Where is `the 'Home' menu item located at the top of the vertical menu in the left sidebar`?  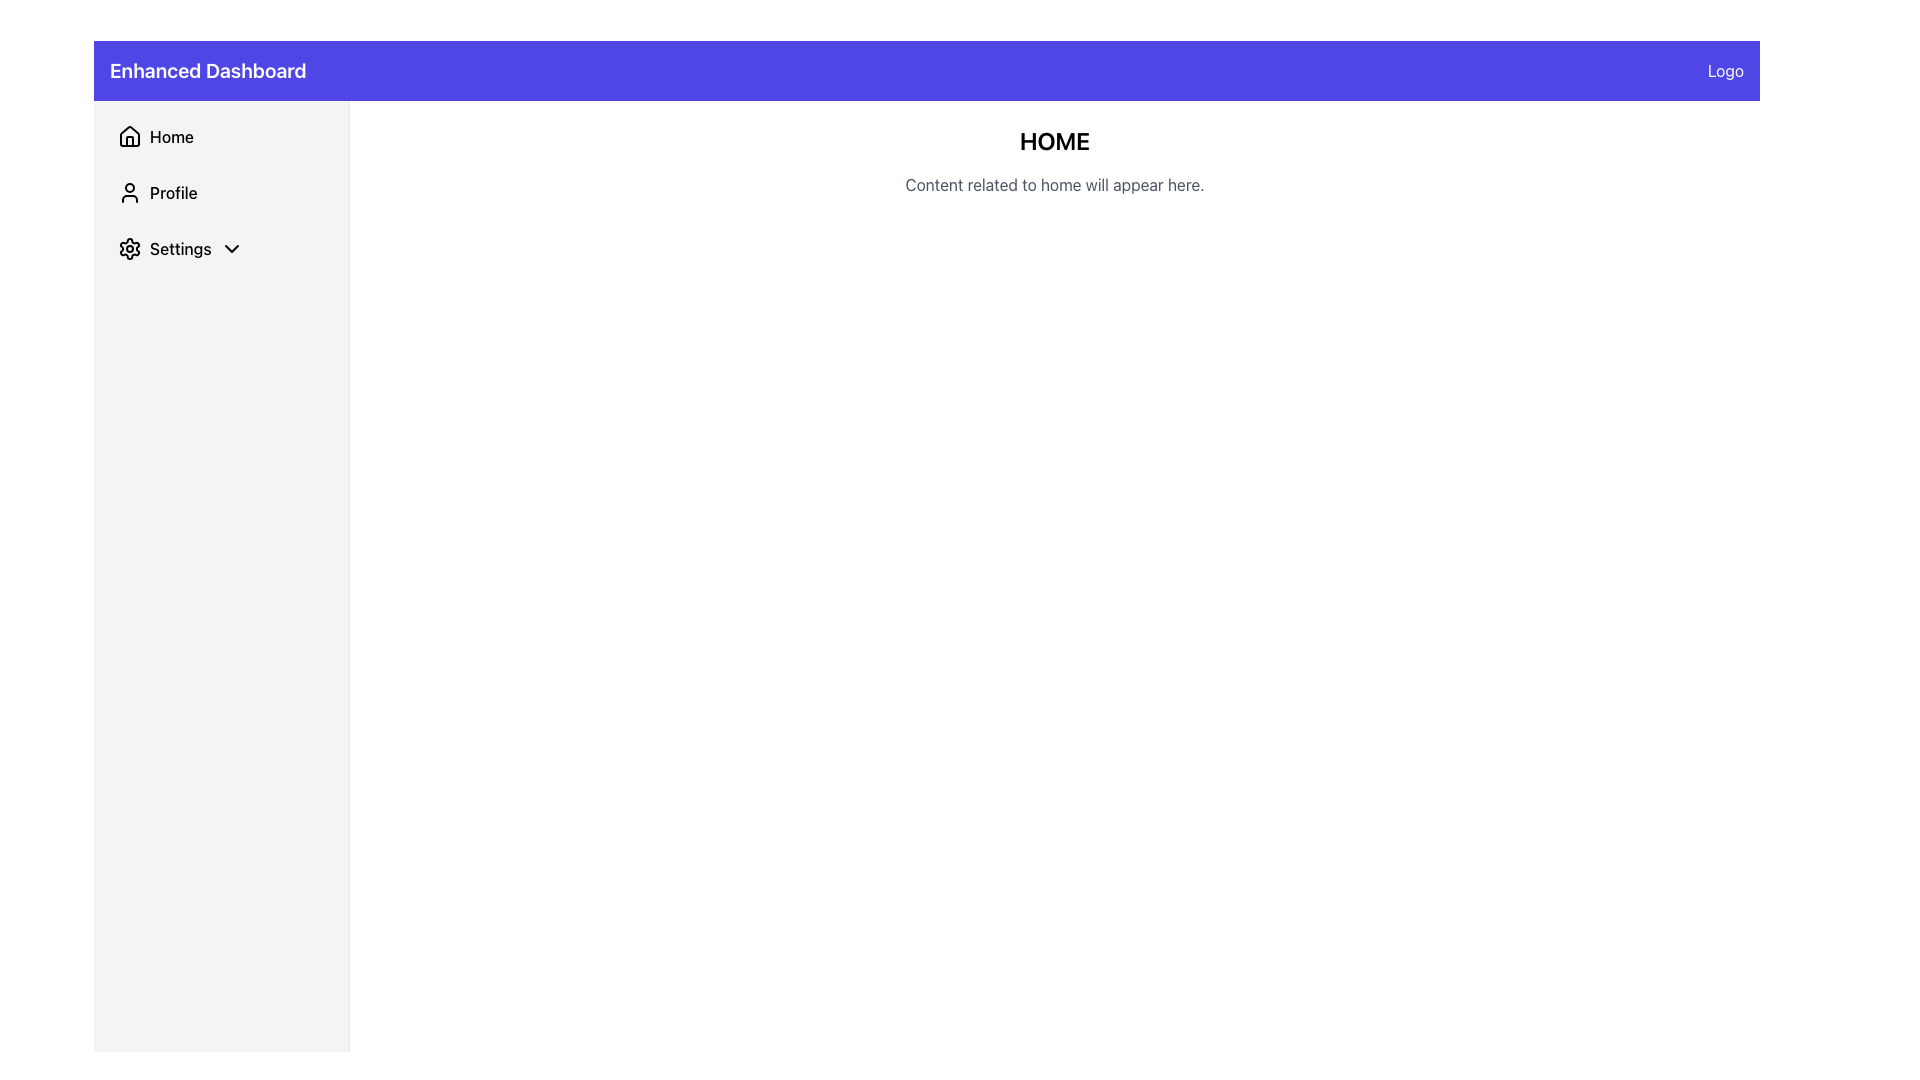 the 'Home' menu item located at the top of the vertical menu in the left sidebar is located at coordinates (221, 136).